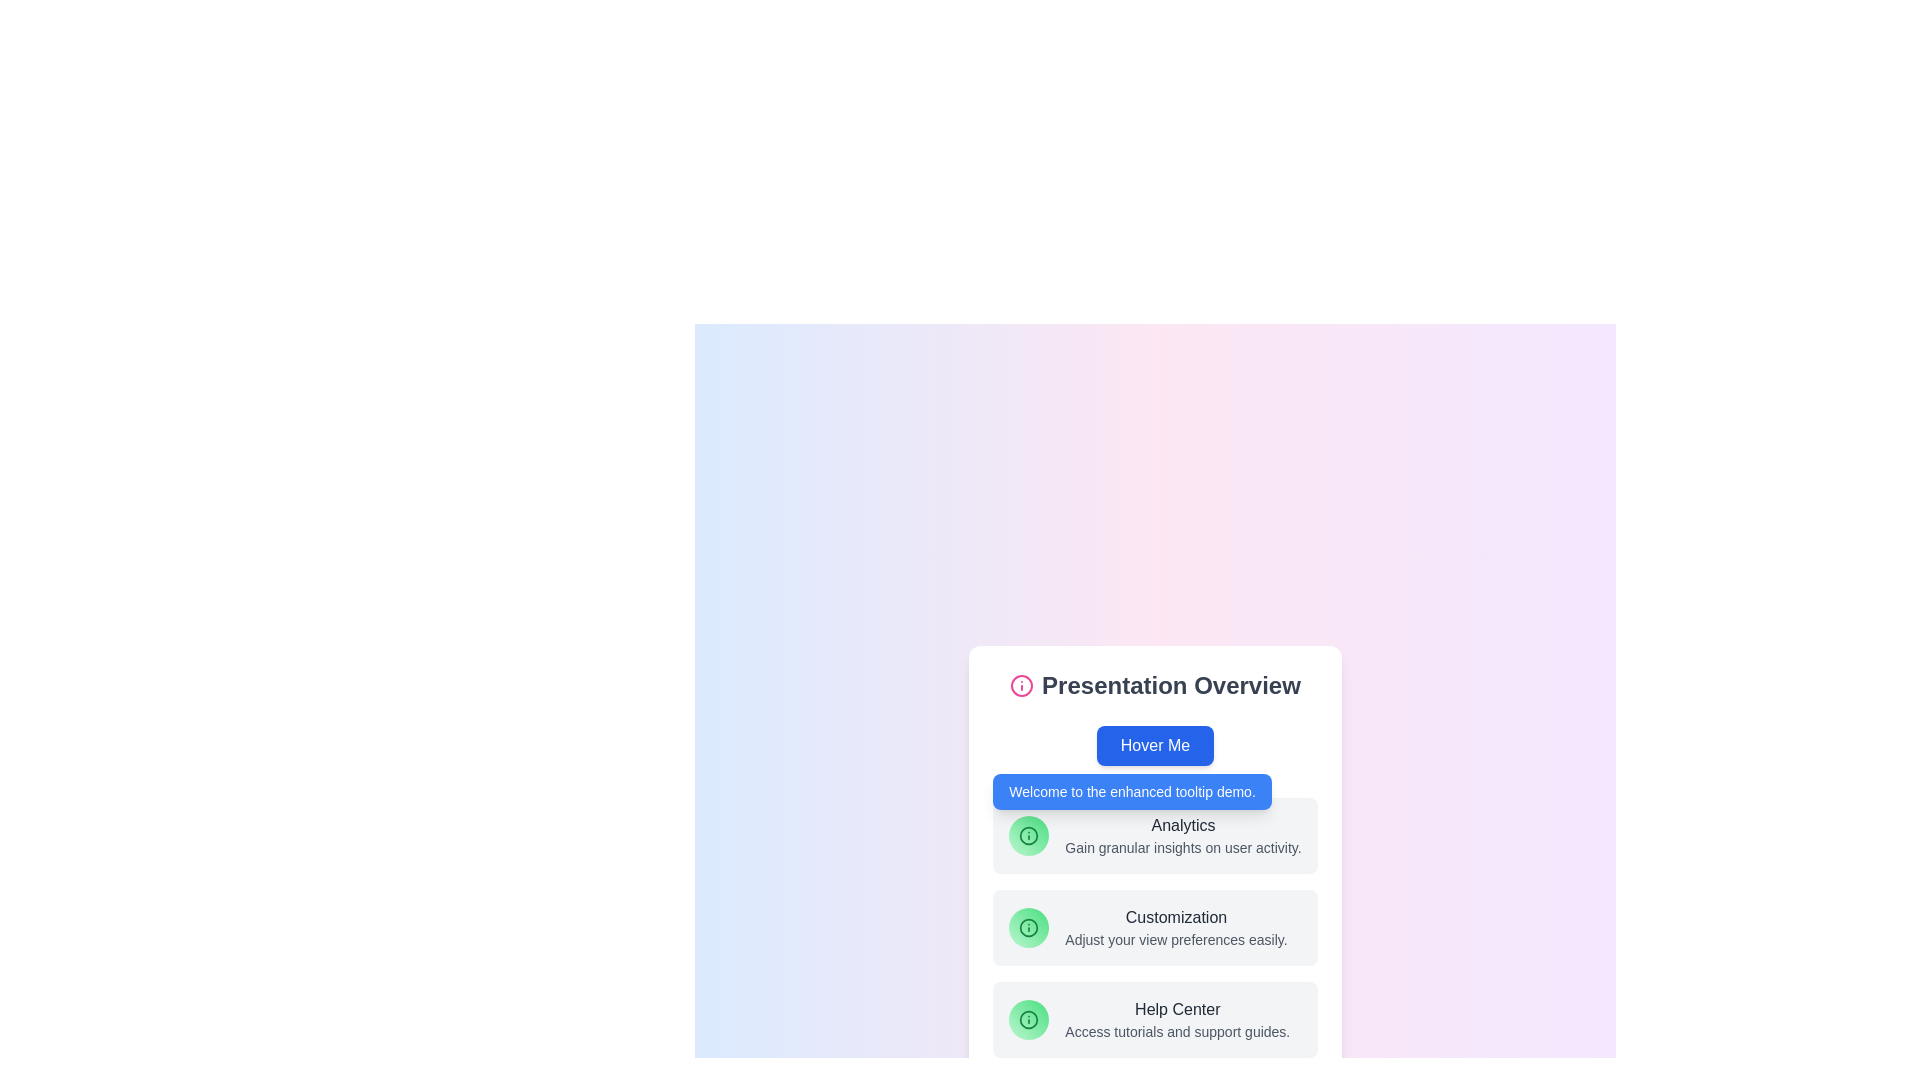  Describe the element at coordinates (1029, 928) in the screenshot. I see `the central circular part of the SVG icon within the 'Customization' button located under the 'Presentation Overview' heading` at that location.